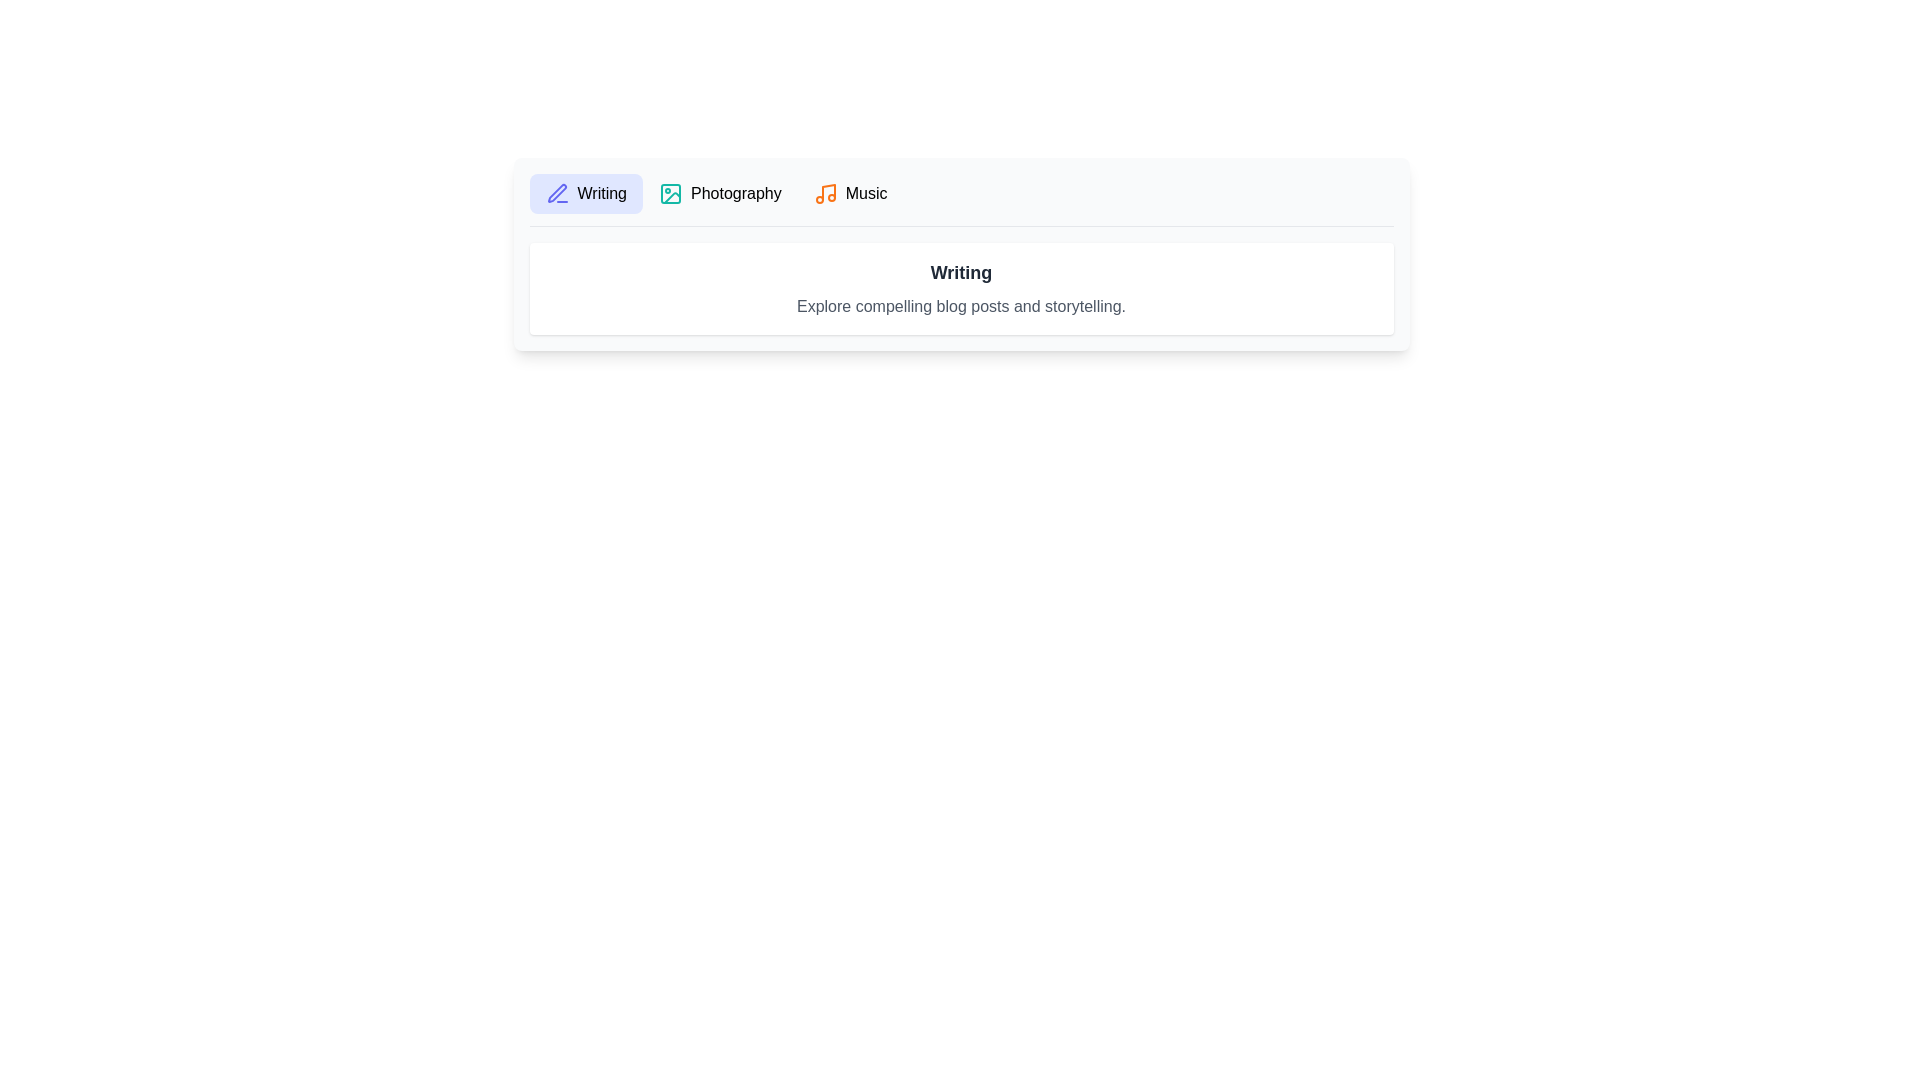  Describe the element at coordinates (585, 193) in the screenshot. I see `the tab labeled Writing` at that location.